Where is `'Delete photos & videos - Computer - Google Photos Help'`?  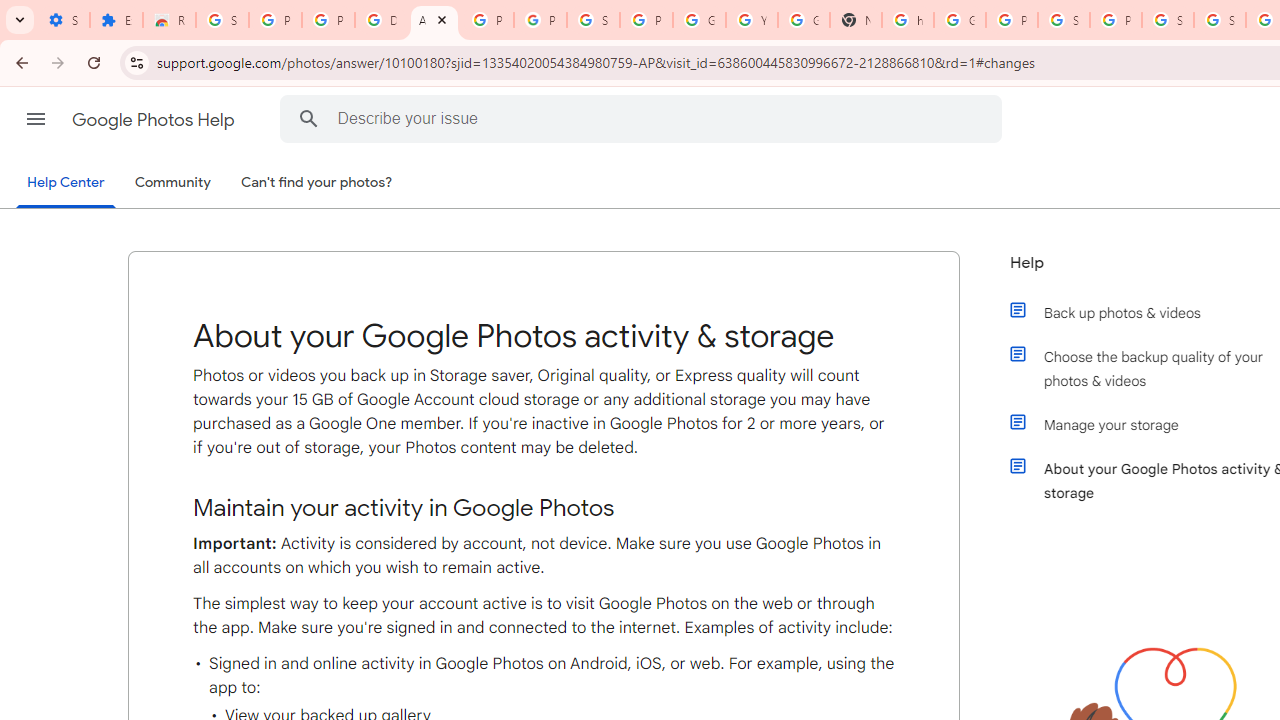
'Delete photos & videos - Computer - Google Photos Help' is located at coordinates (381, 20).